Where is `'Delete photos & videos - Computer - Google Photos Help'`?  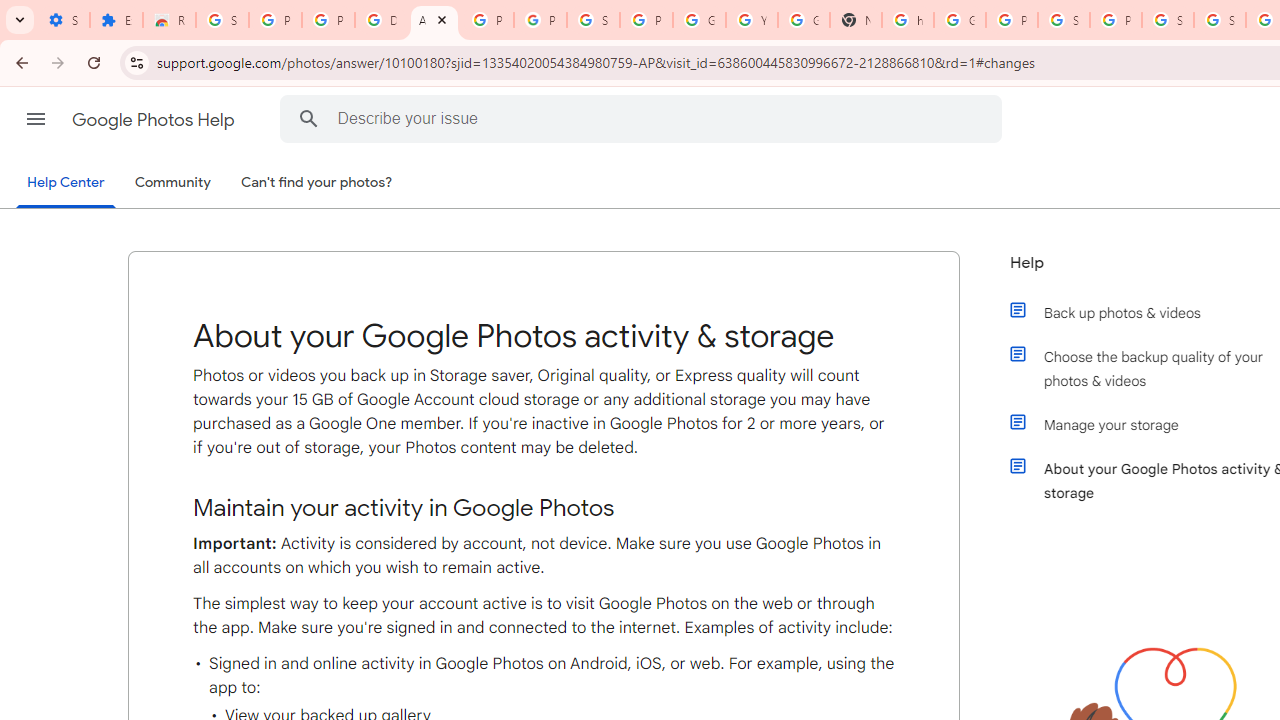
'Delete photos & videos - Computer - Google Photos Help' is located at coordinates (381, 20).